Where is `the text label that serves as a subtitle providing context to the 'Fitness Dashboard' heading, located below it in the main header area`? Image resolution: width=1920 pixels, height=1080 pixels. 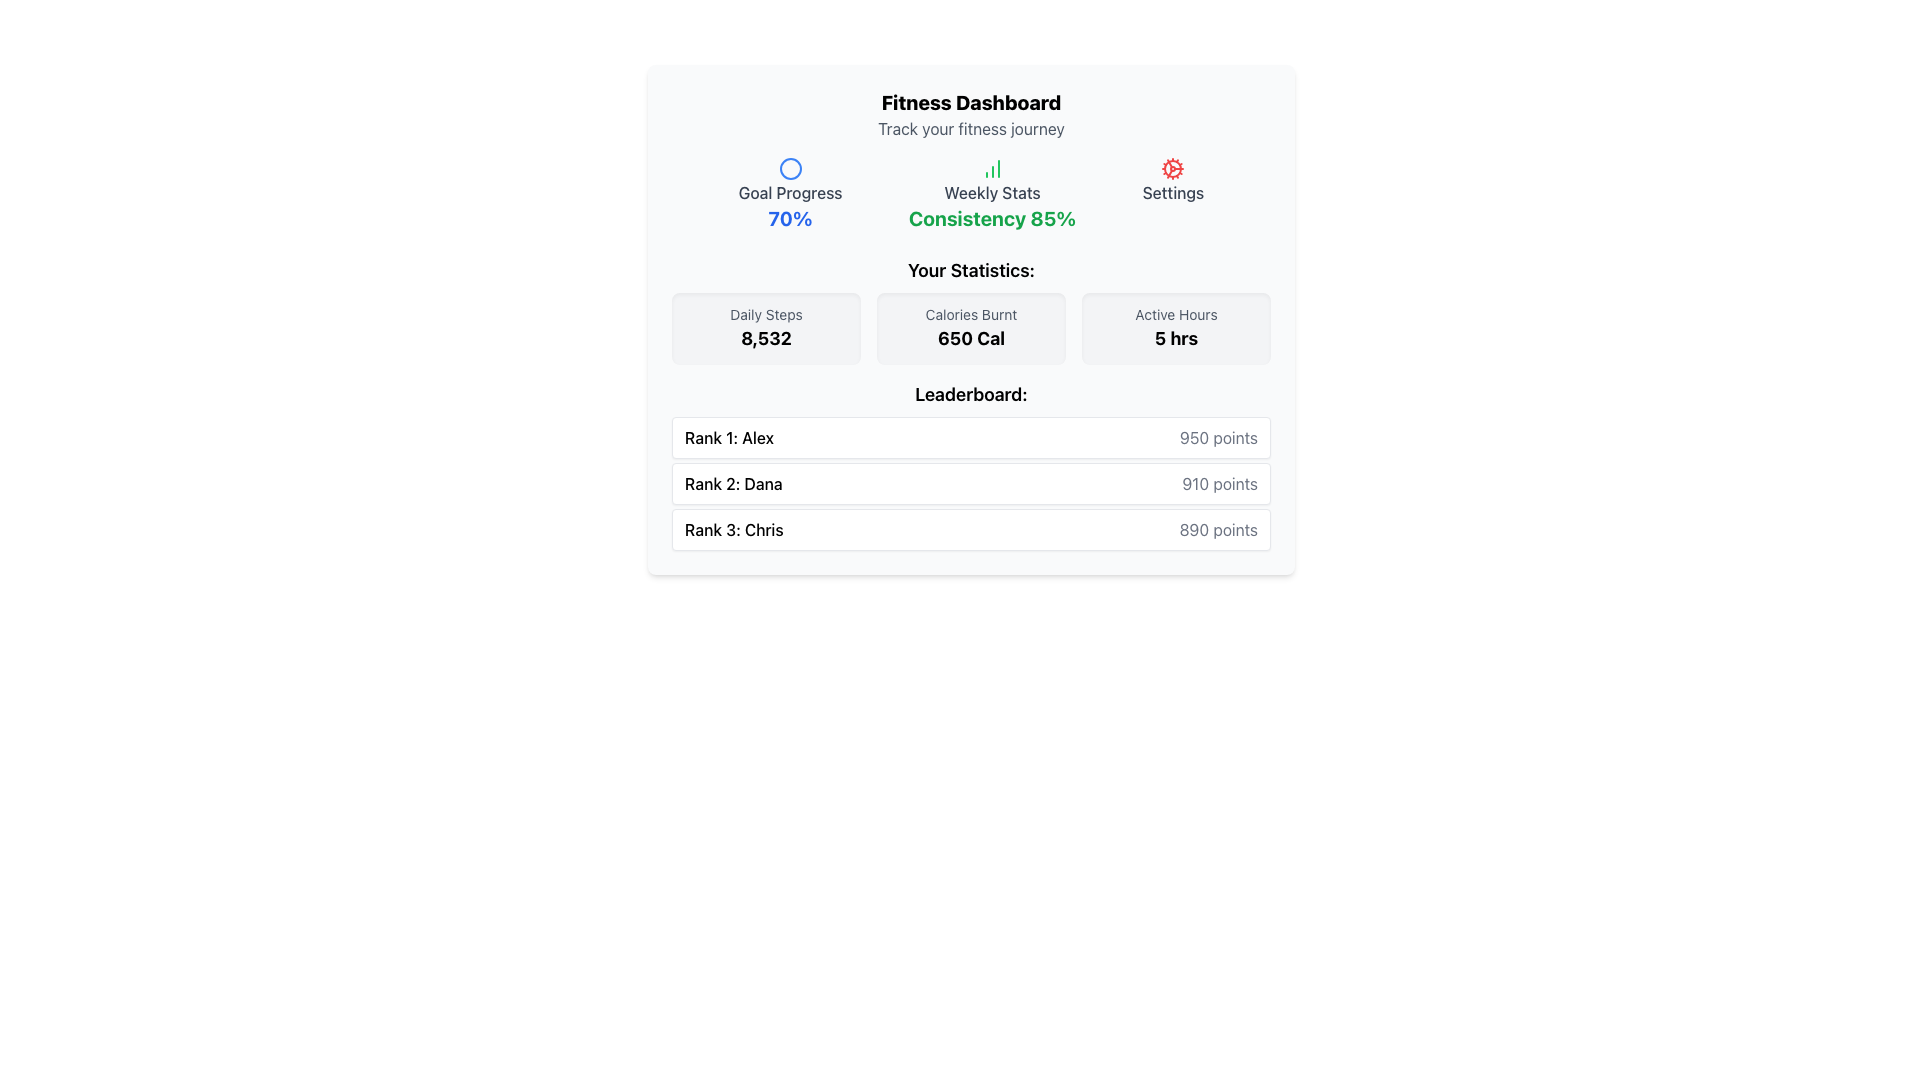
the text label that serves as a subtitle providing context to the 'Fitness Dashboard' heading, located below it in the main header area is located at coordinates (971, 128).